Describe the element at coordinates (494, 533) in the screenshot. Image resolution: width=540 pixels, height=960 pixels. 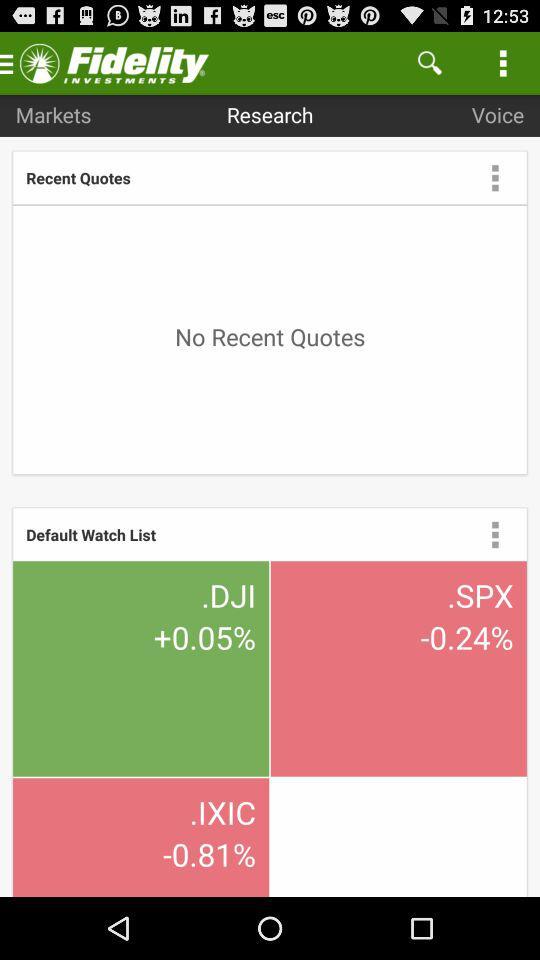
I see `open settings` at that location.